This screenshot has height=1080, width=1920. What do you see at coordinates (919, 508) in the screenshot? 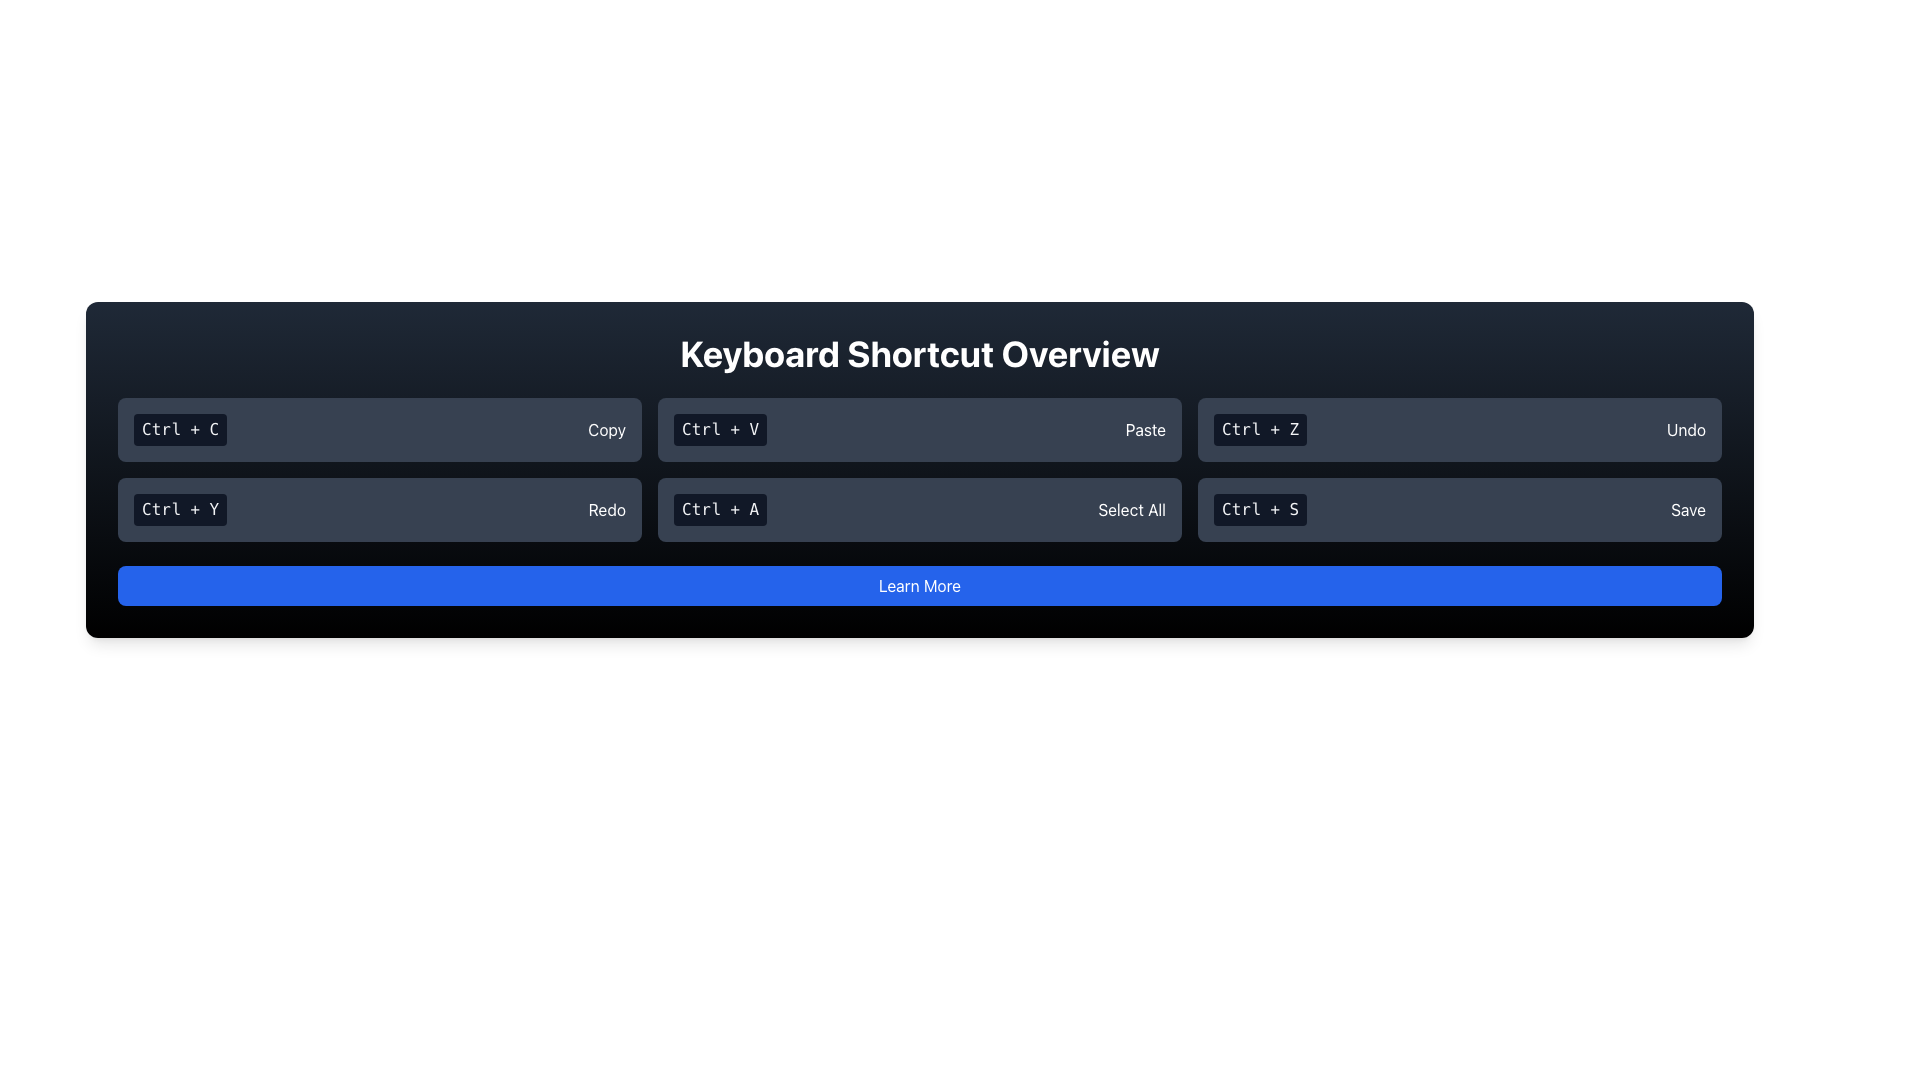
I see `the informational display block labeled 'Ctrl + A' with the description 'Select All', which is positioned in the second row and second column of the grid layout` at bounding box center [919, 508].